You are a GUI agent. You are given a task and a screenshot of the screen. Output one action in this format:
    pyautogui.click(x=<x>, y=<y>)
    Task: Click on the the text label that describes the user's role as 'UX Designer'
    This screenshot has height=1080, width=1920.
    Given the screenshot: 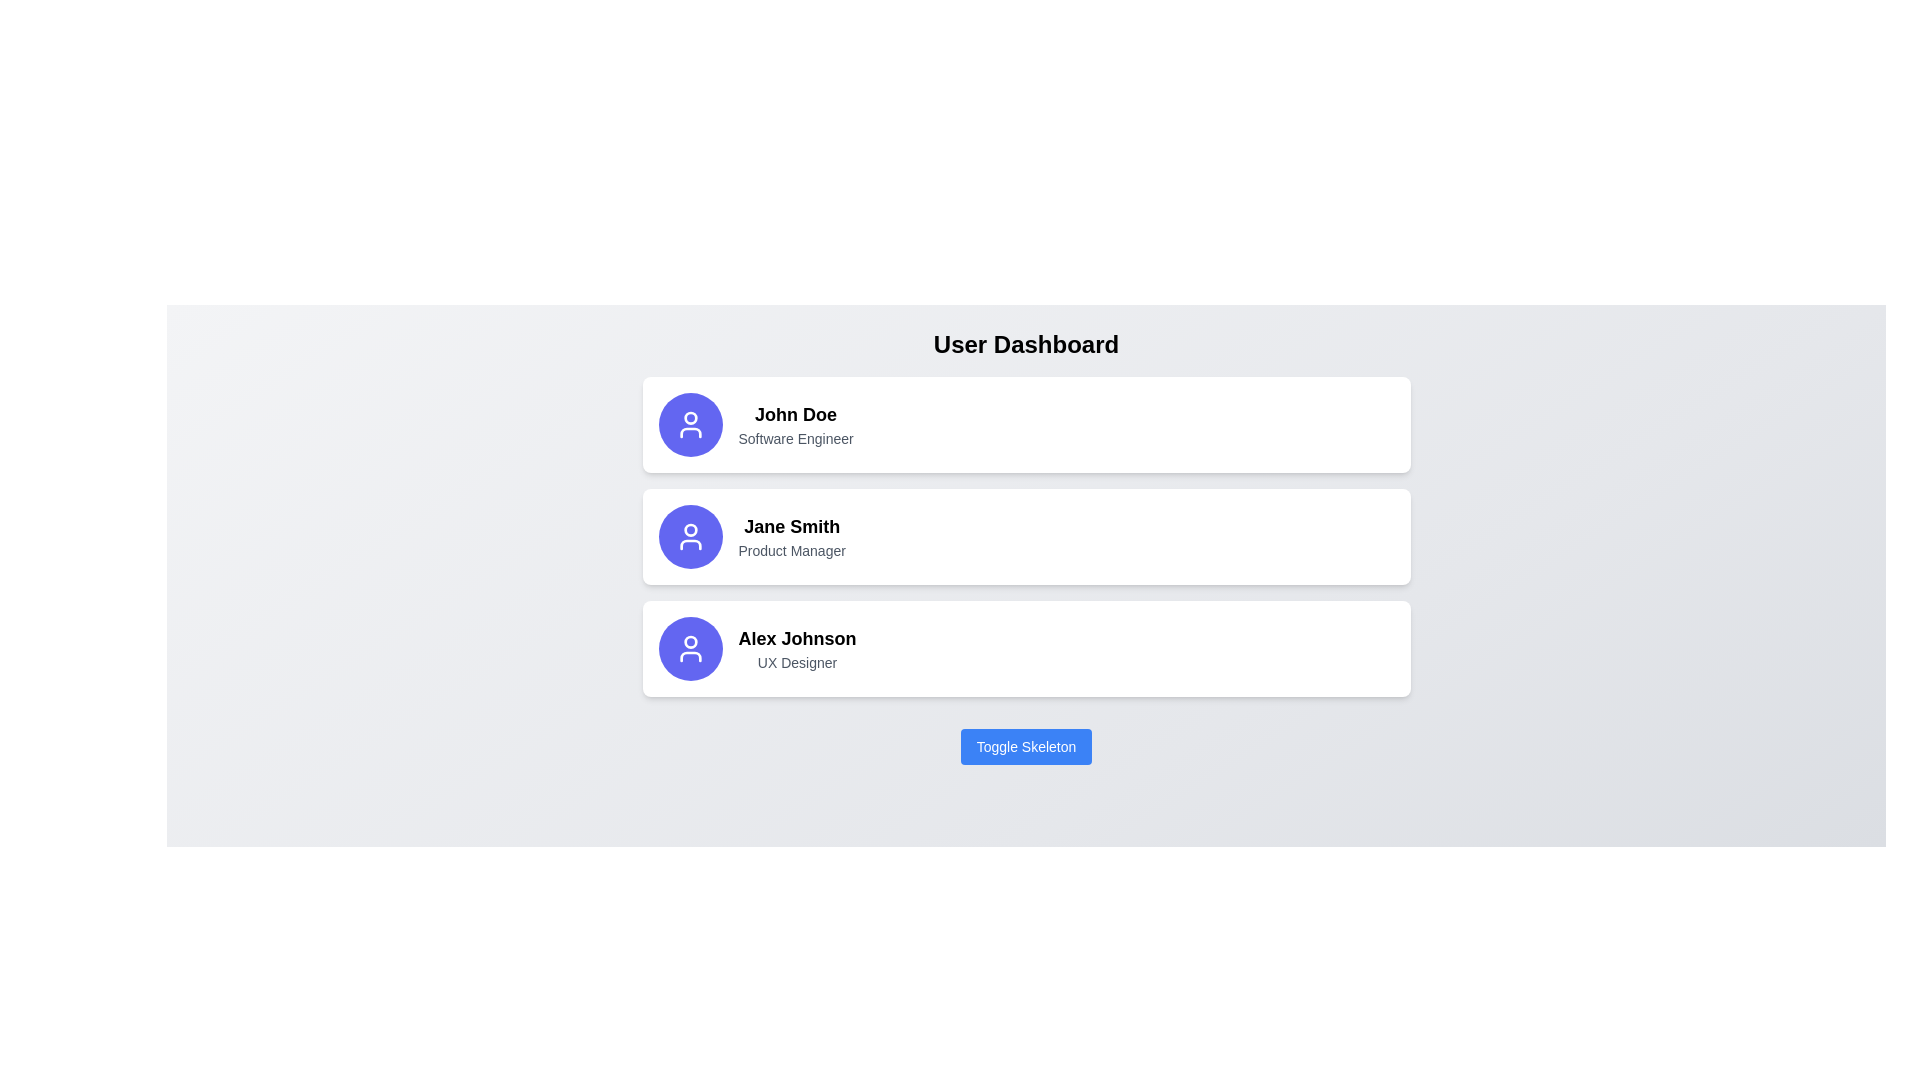 What is the action you would take?
    pyautogui.click(x=796, y=663)
    